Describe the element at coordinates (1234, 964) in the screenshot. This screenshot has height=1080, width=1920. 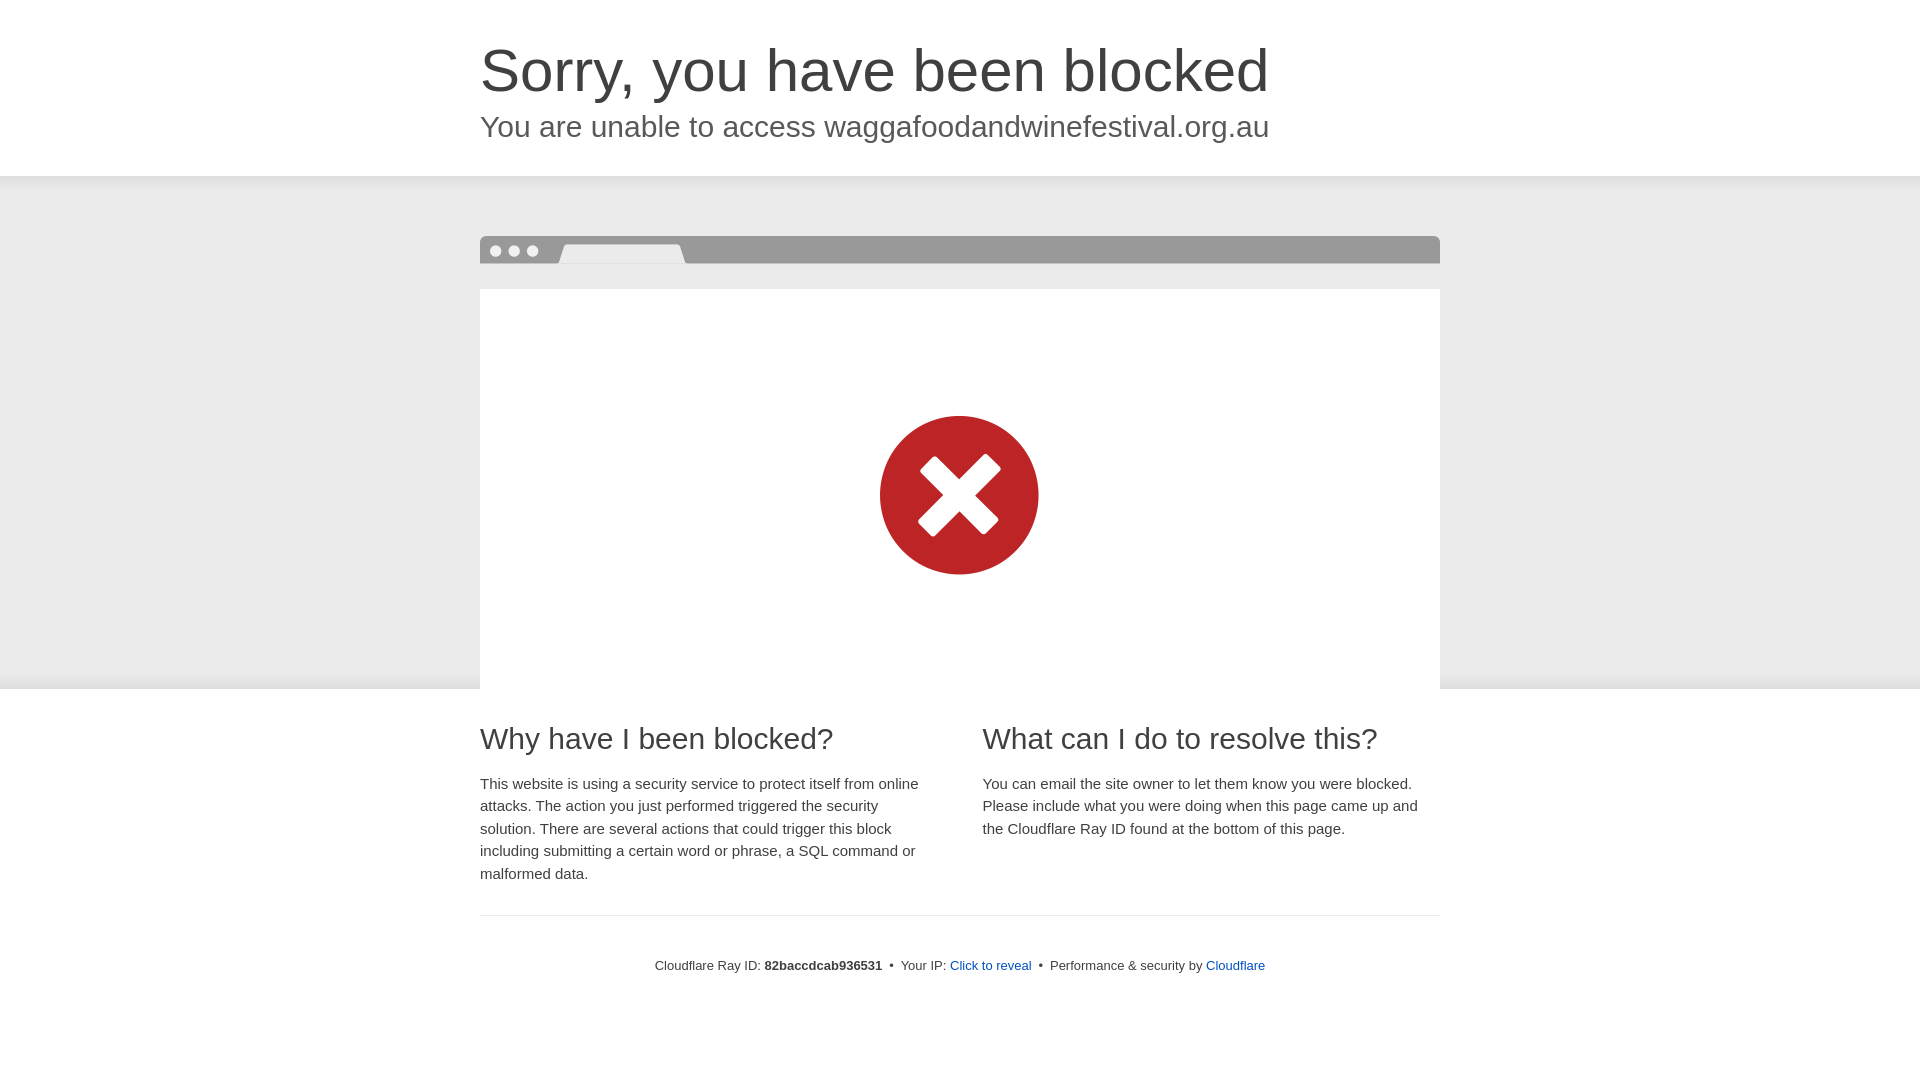
I see `'Cloudflare'` at that location.